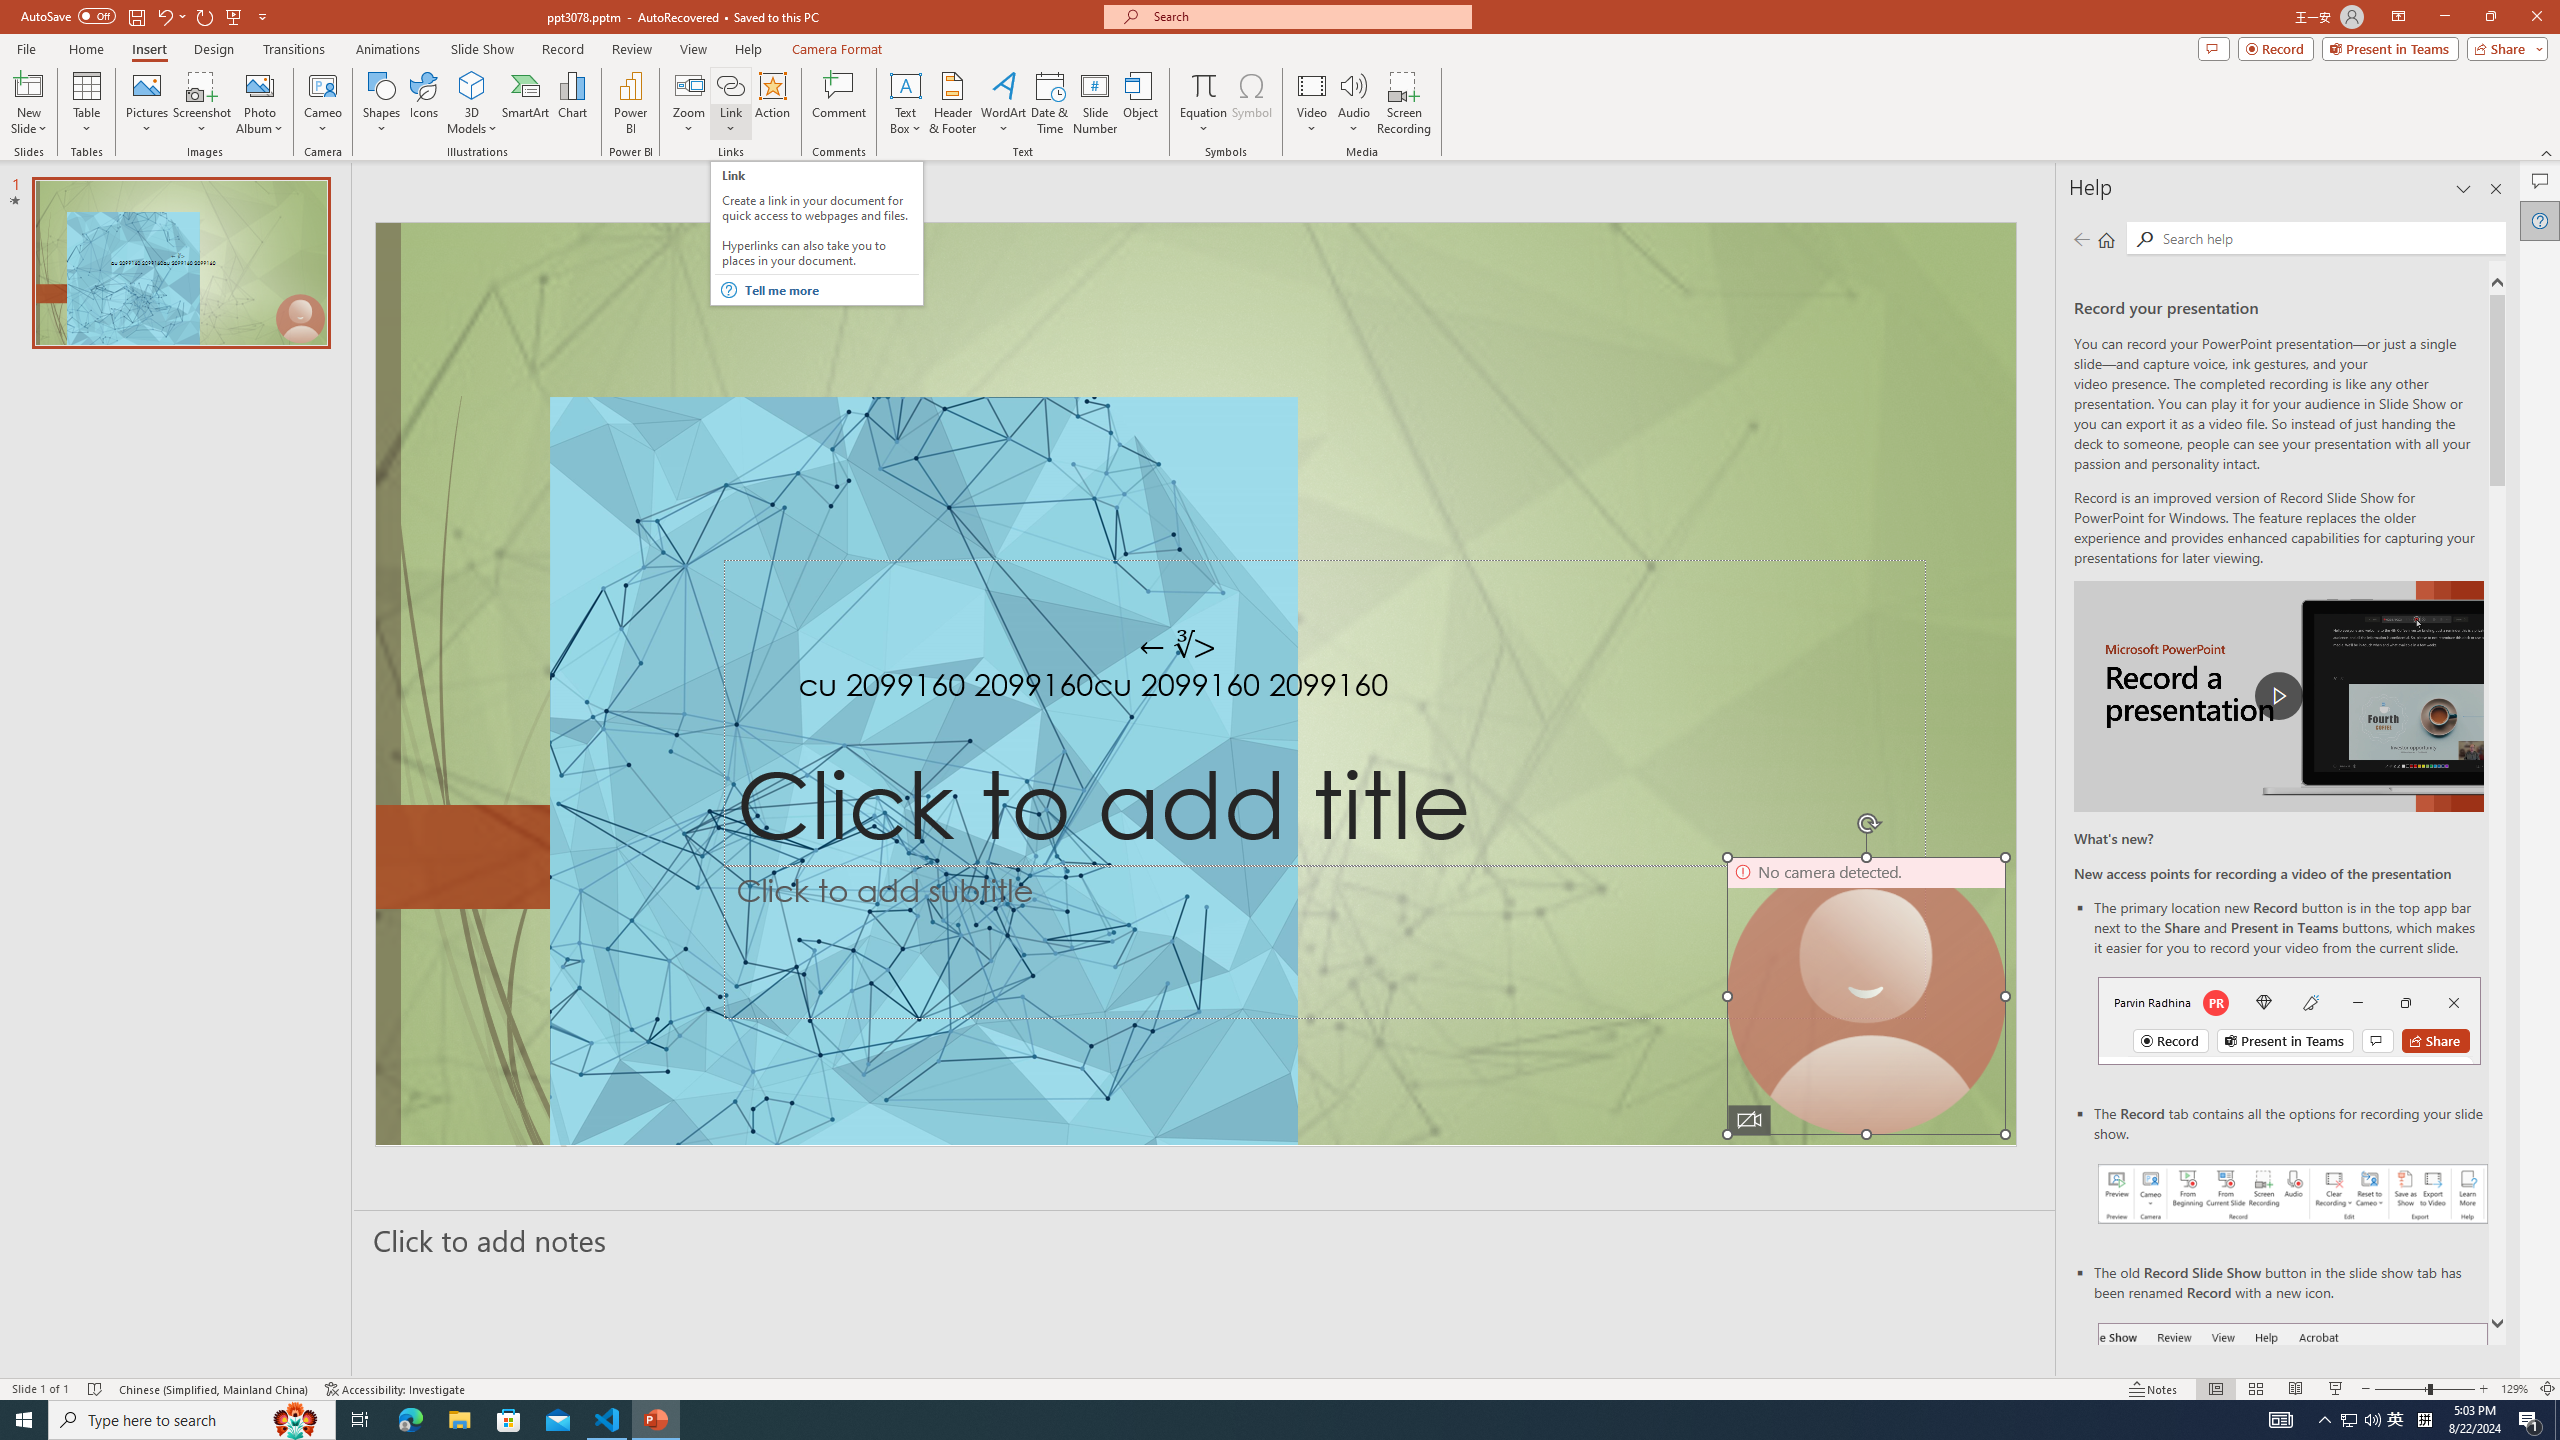 The height and width of the screenshot is (1440, 2560). What do you see at coordinates (2547, 153) in the screenshot?
I see `'Collapse the Ribbon'` at bounding box center [2547, 153].